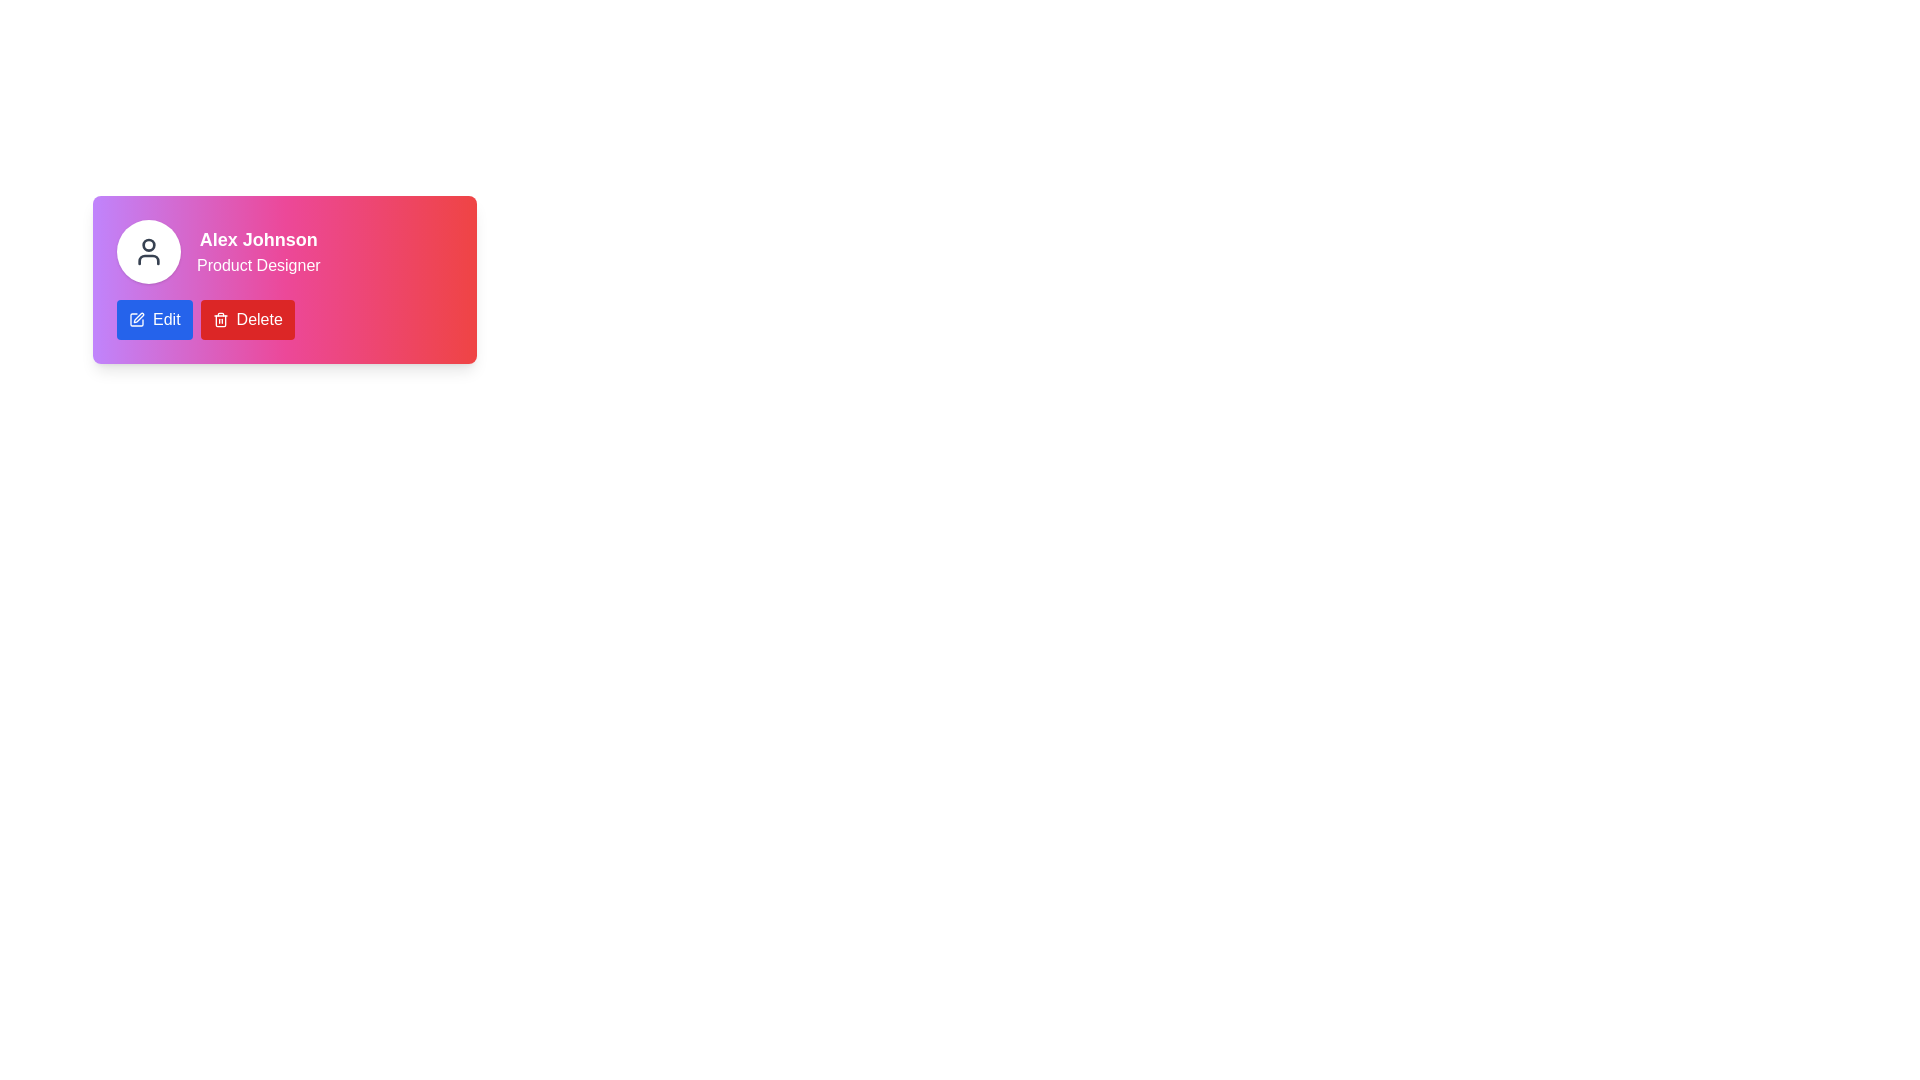 The height and width of the screenshot is (1080, 1920). What do you see at coordinates (136, 319) in the screenshot?
I see `the SVG sub-element that visually represents part of the edit icon located beside the 'Edit' button in the card` at bounding box center [136, 319].